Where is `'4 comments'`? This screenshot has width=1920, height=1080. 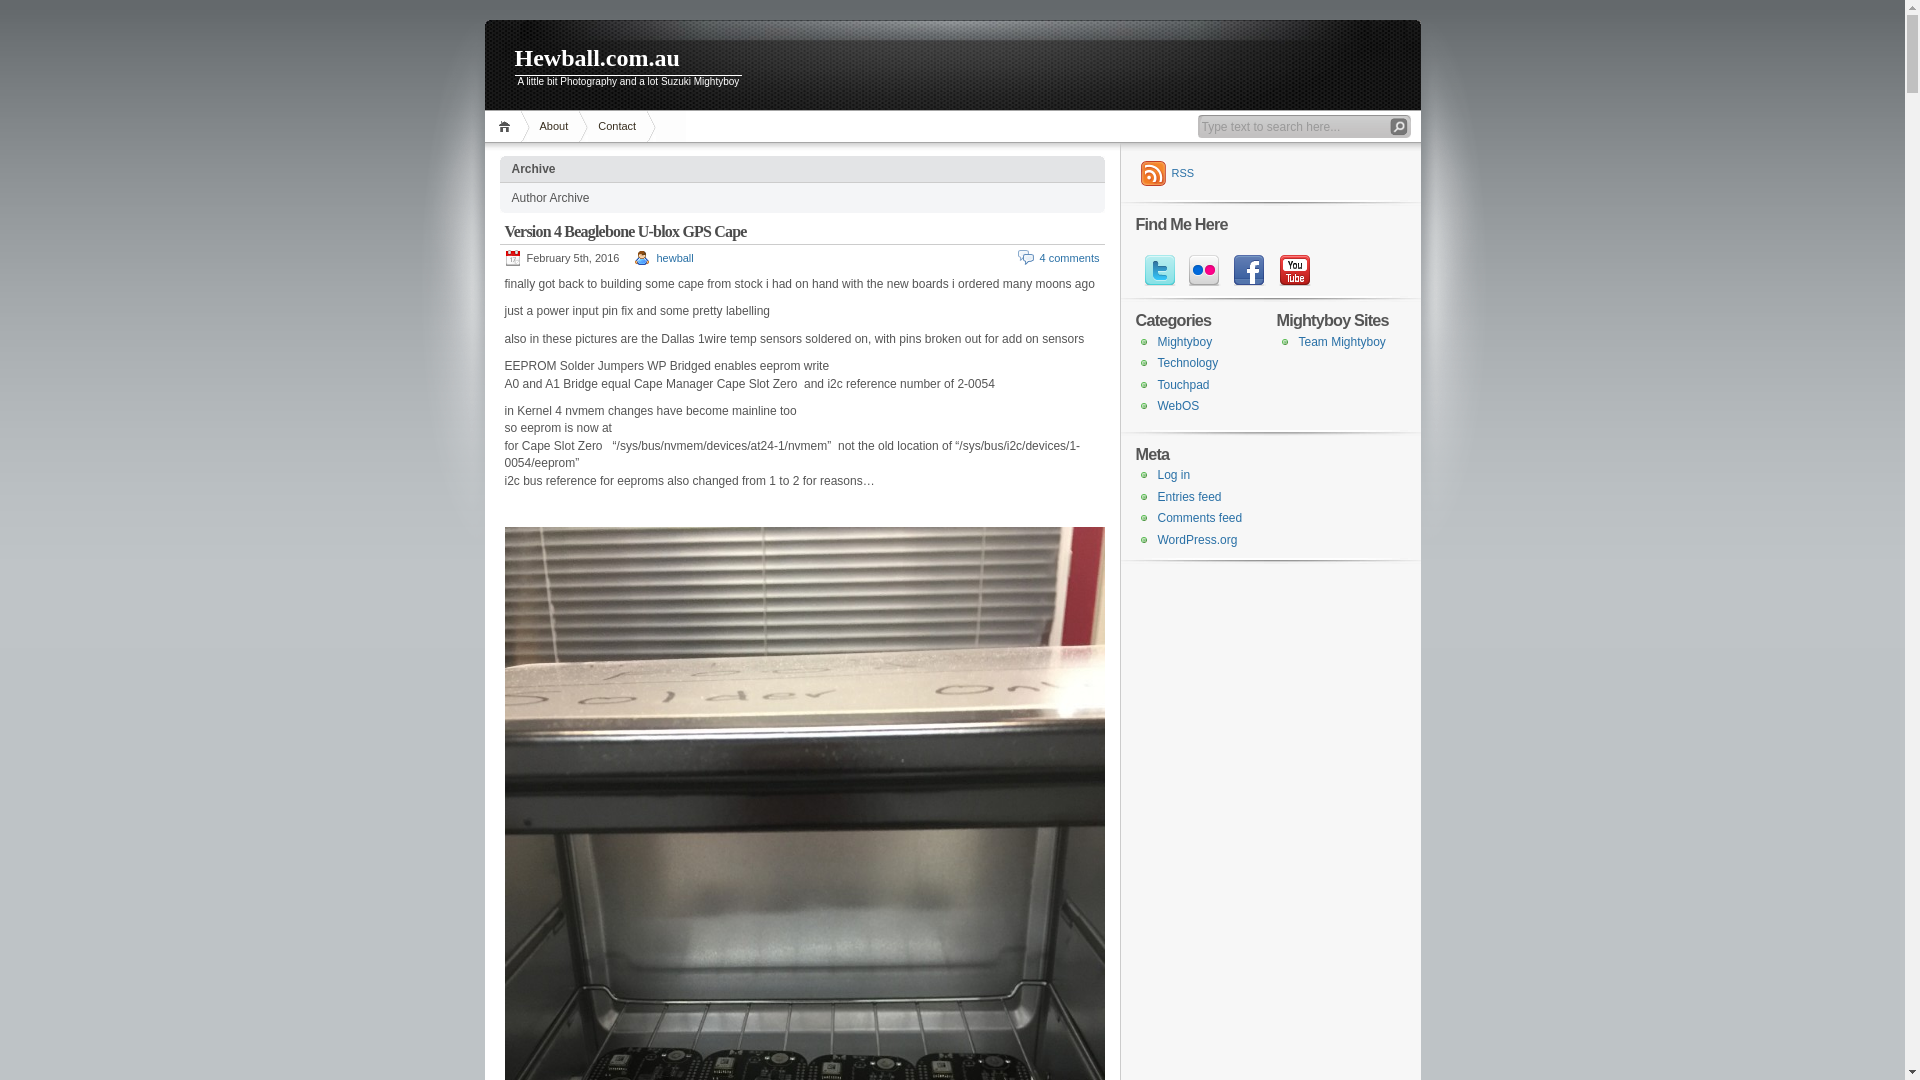
'4 comments' is located at coordinates (1069, 257).